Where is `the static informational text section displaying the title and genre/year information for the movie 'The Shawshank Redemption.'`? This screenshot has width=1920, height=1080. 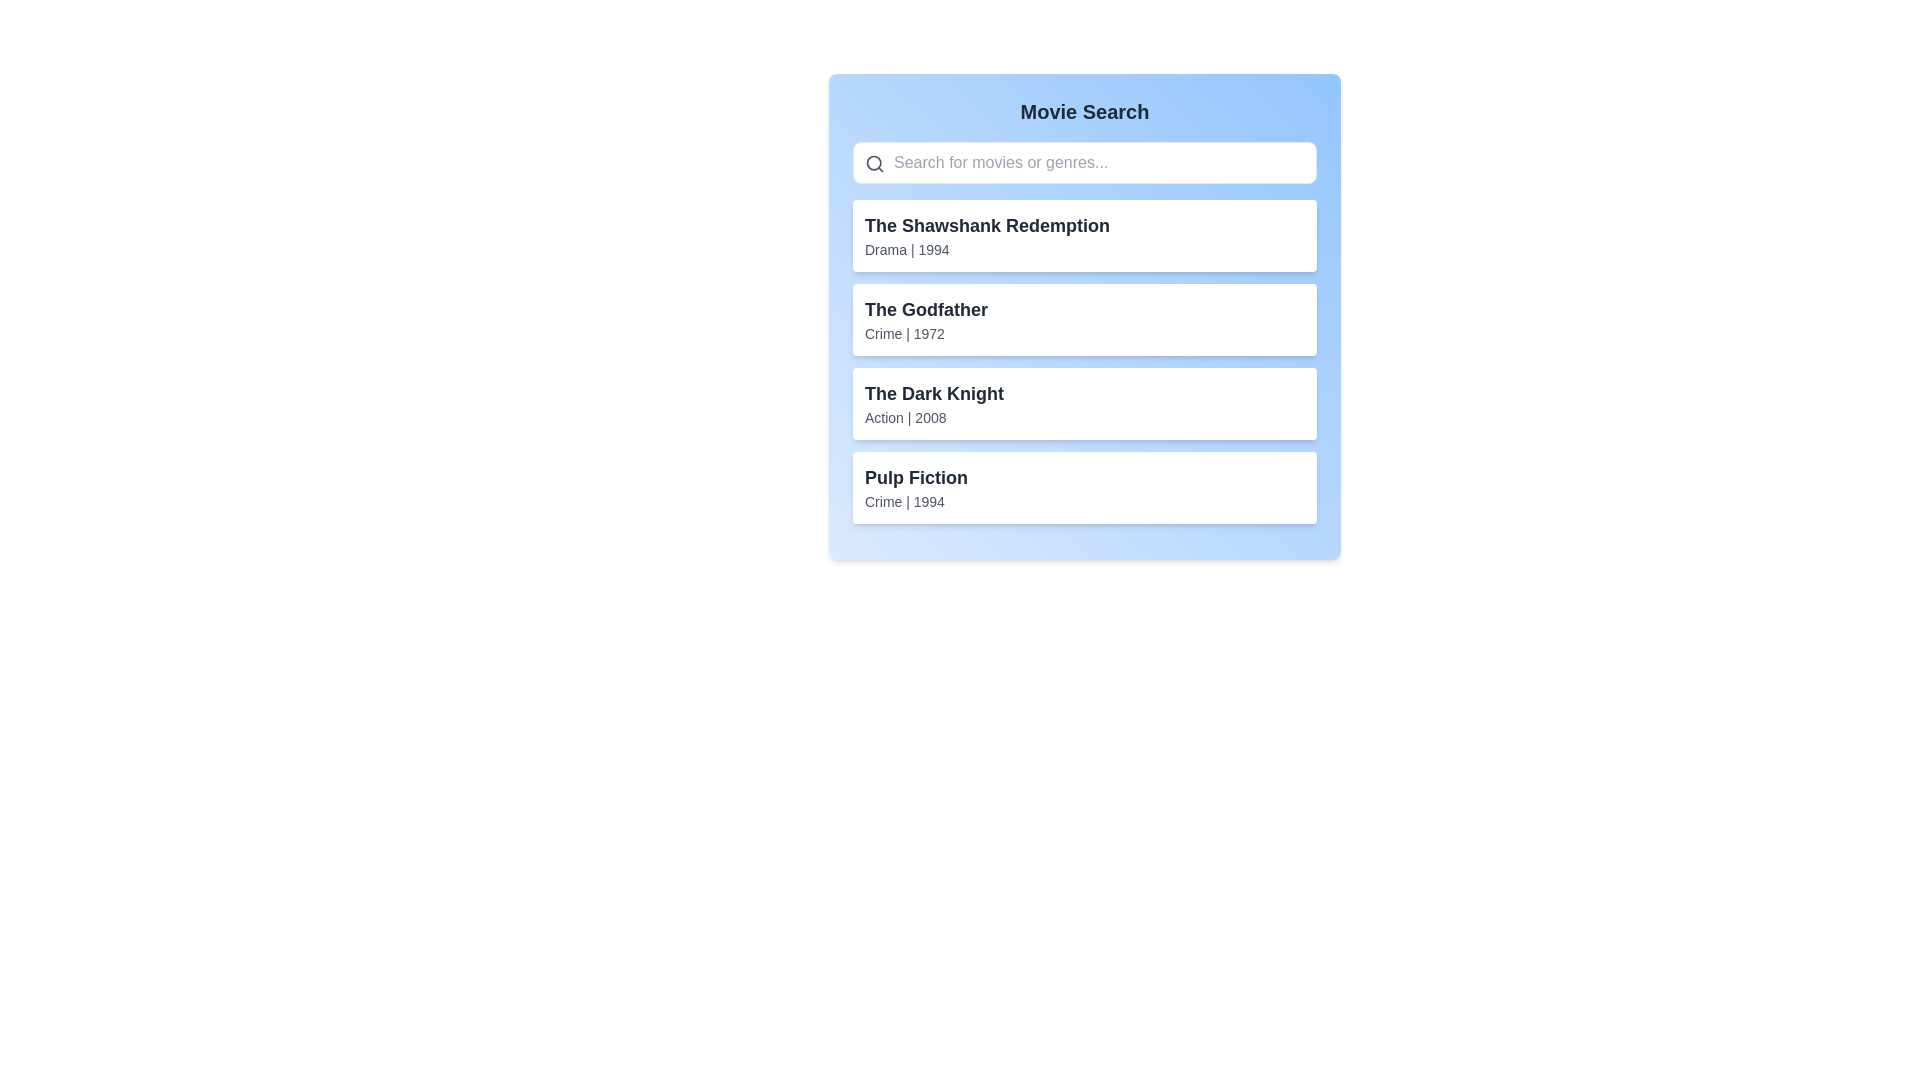
the static informational text section displaying the title and genre/year information for the movie 'The Shawshank Redemption.' is located at coordinates (987, 234).